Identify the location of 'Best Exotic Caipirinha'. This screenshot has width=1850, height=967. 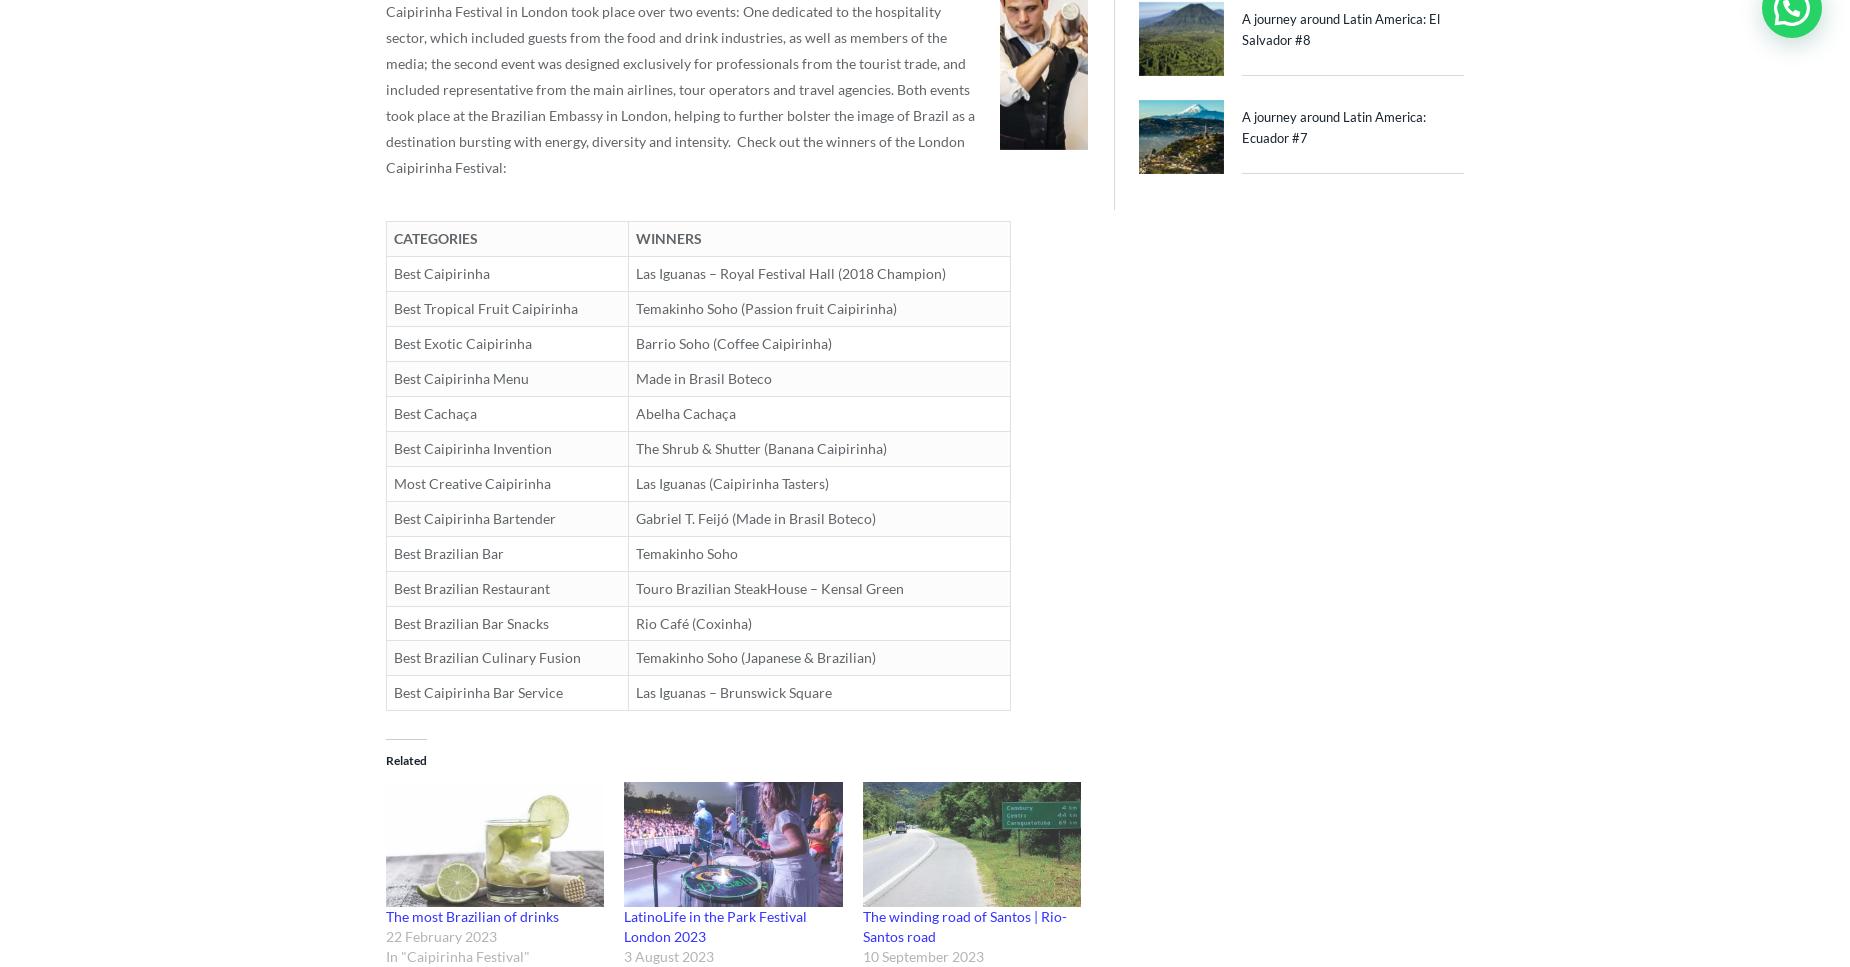
(462, 341).